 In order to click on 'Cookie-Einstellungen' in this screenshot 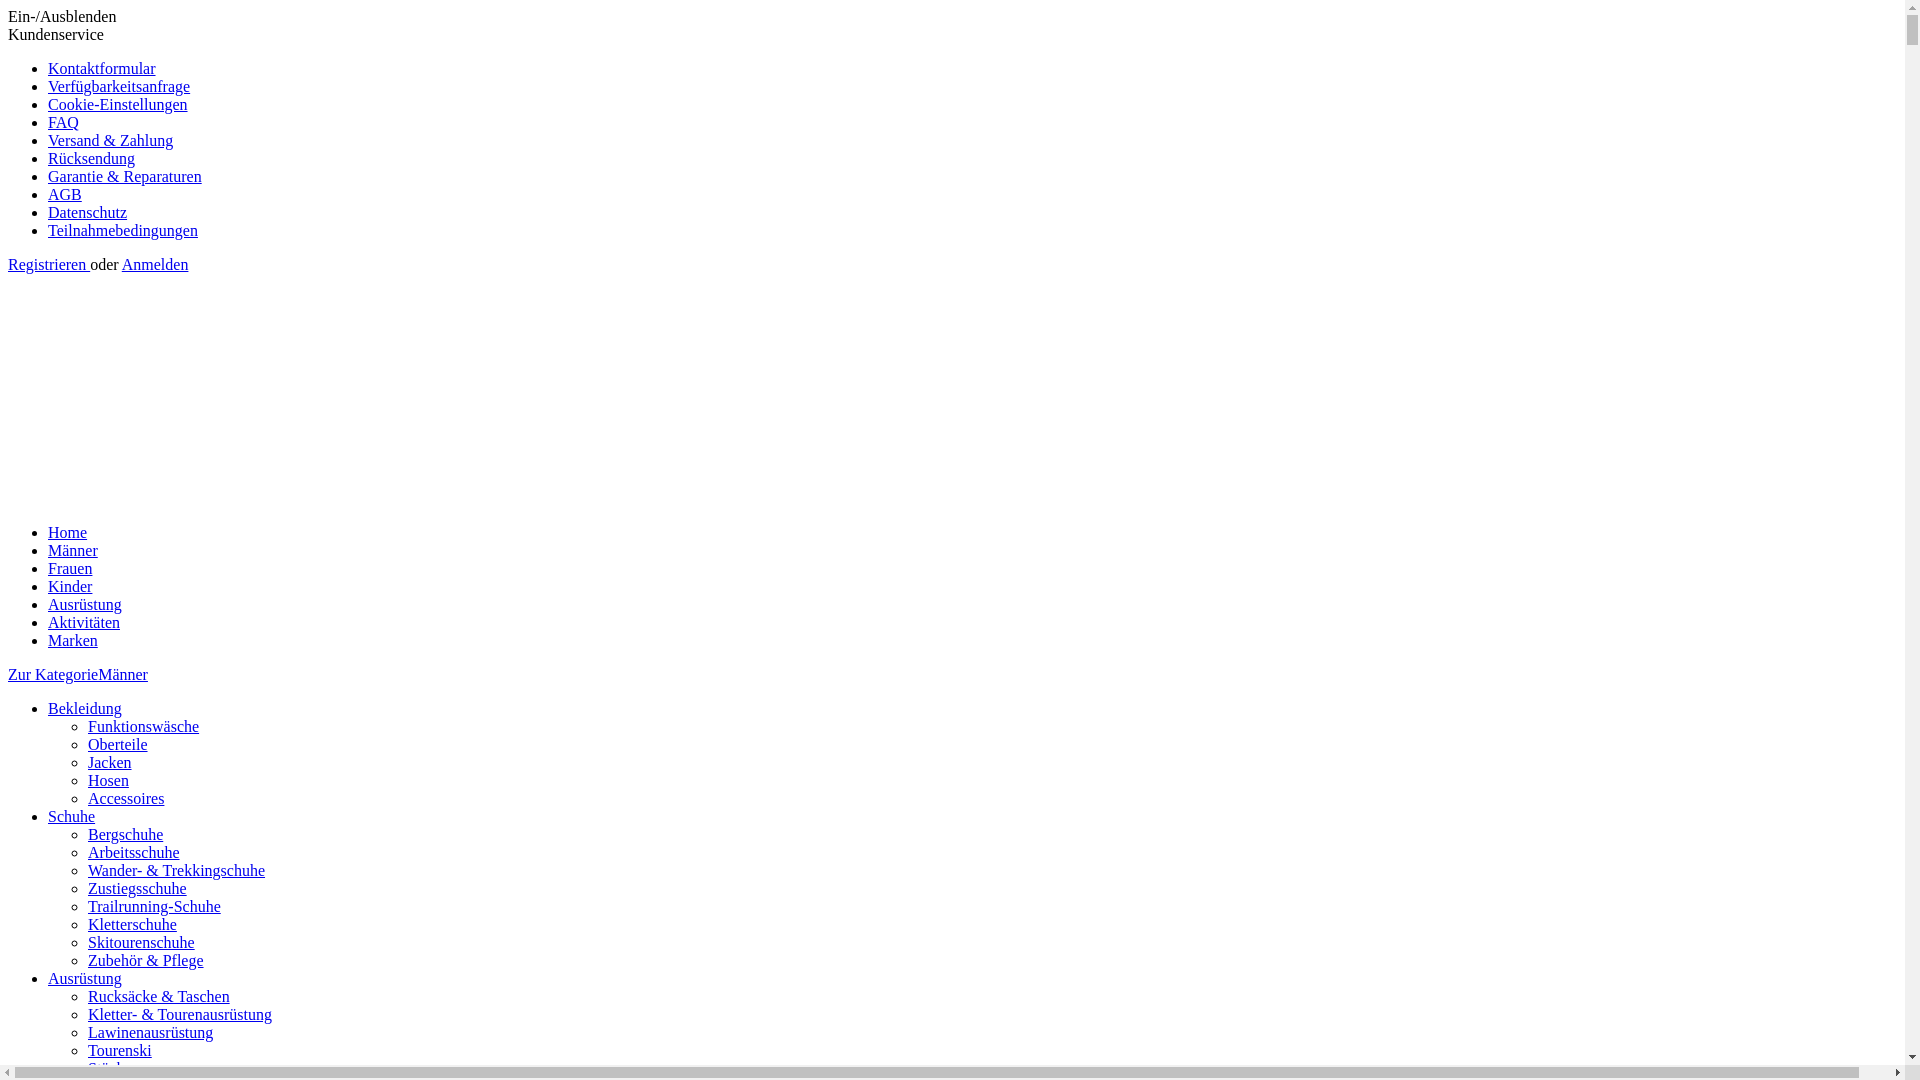, I will do `click(117, 104)`.